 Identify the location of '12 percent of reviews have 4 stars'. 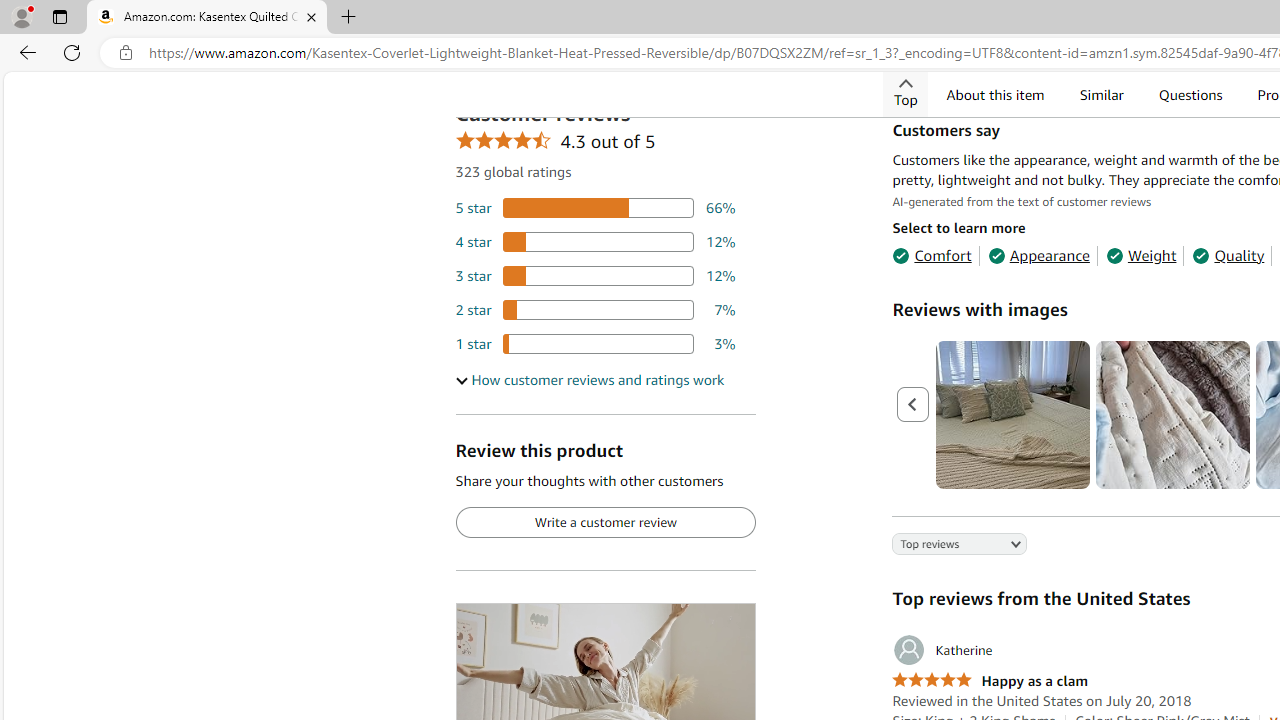
(594, 240).